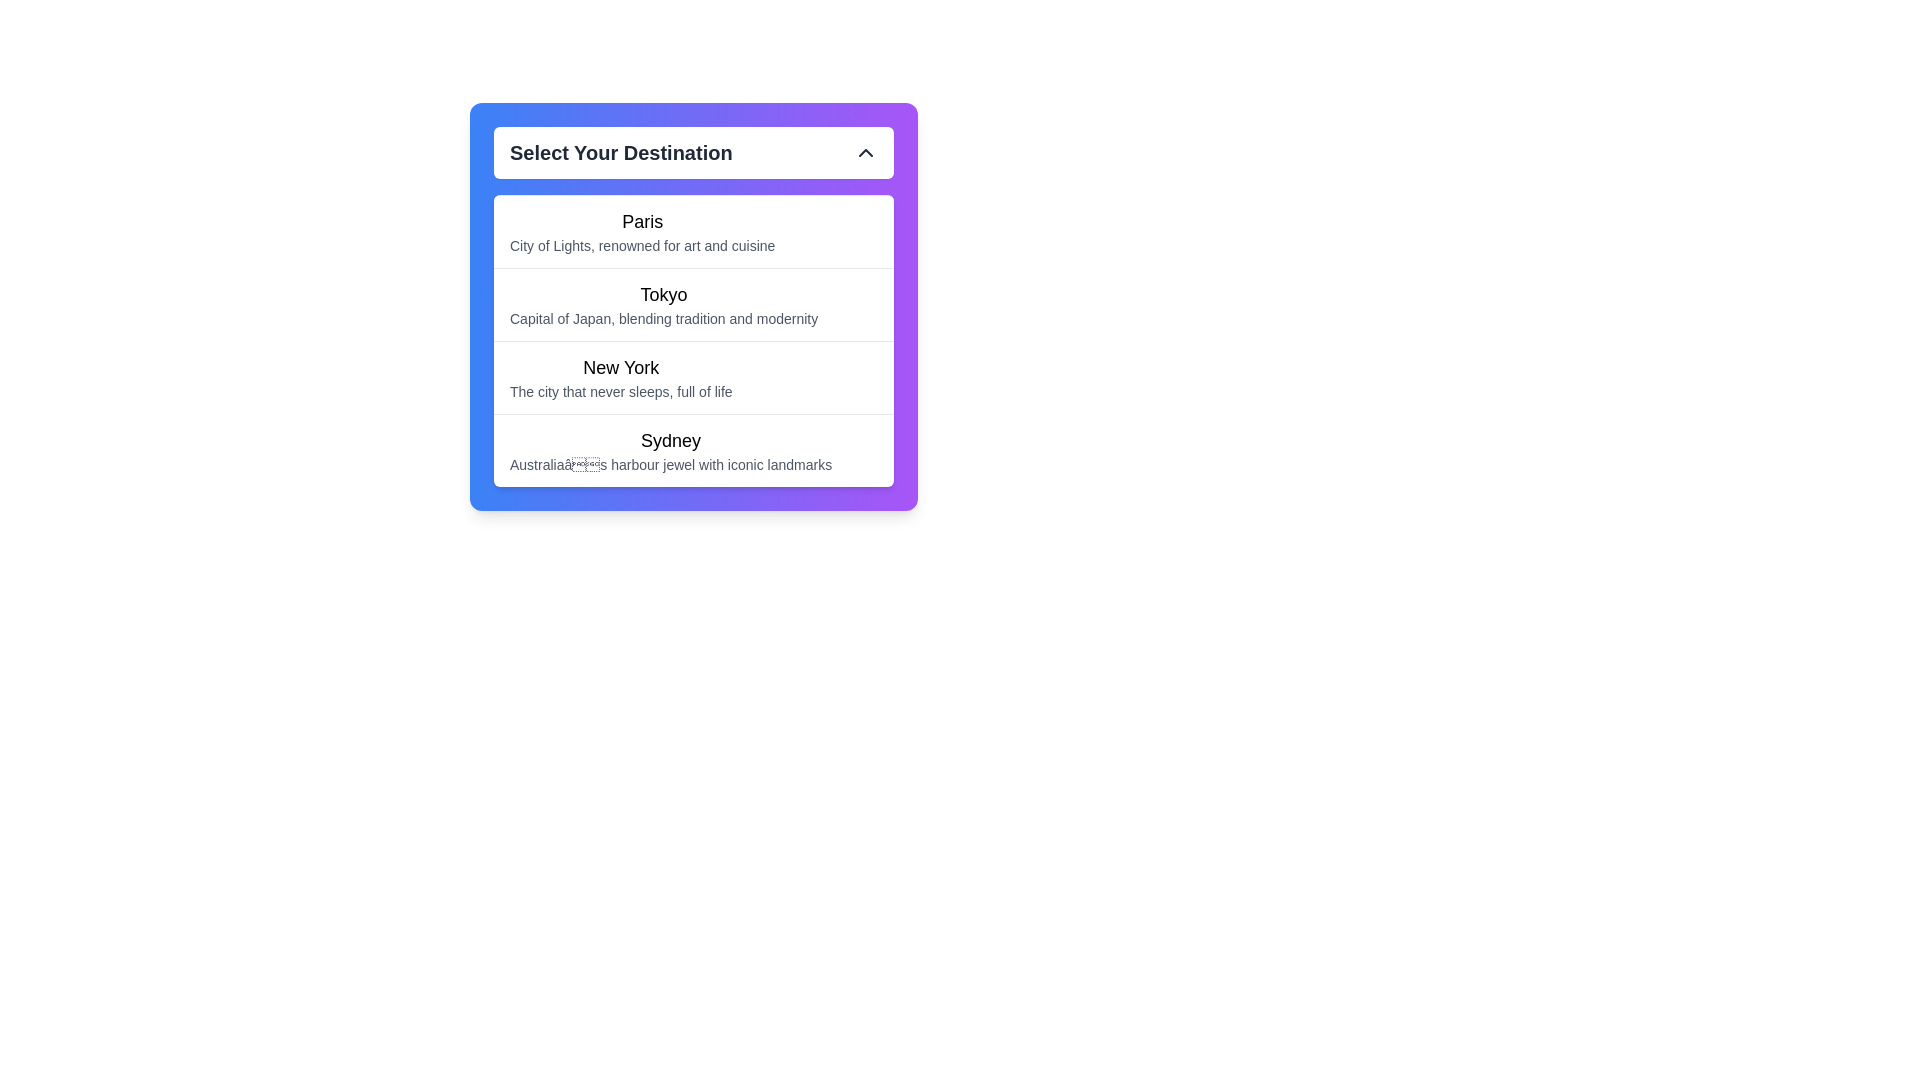 The height and width of the screenshot is (1080, 1920). Describe the element at coordinates (671, 439) in the screenshot. I see `the Text label that serves as a heading for the city of Sydney, located in the bottom section of the 'Select Your Destination' interface card` at that location.